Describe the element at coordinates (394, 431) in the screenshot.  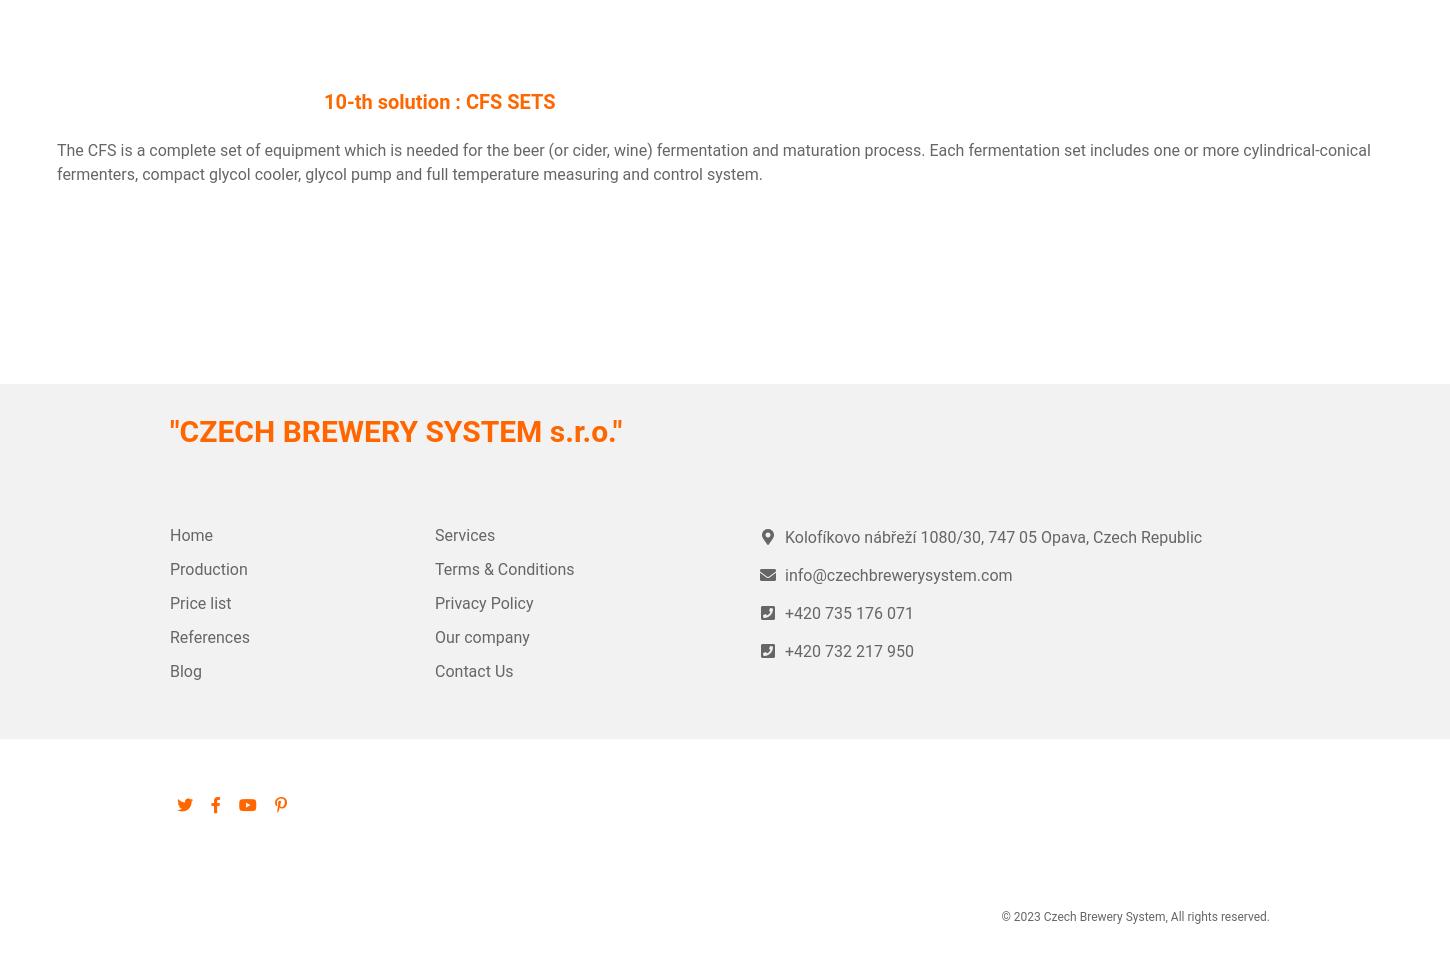
I see `'"CZECH BREWERY SYSTEM s.r.o."'` at that location.